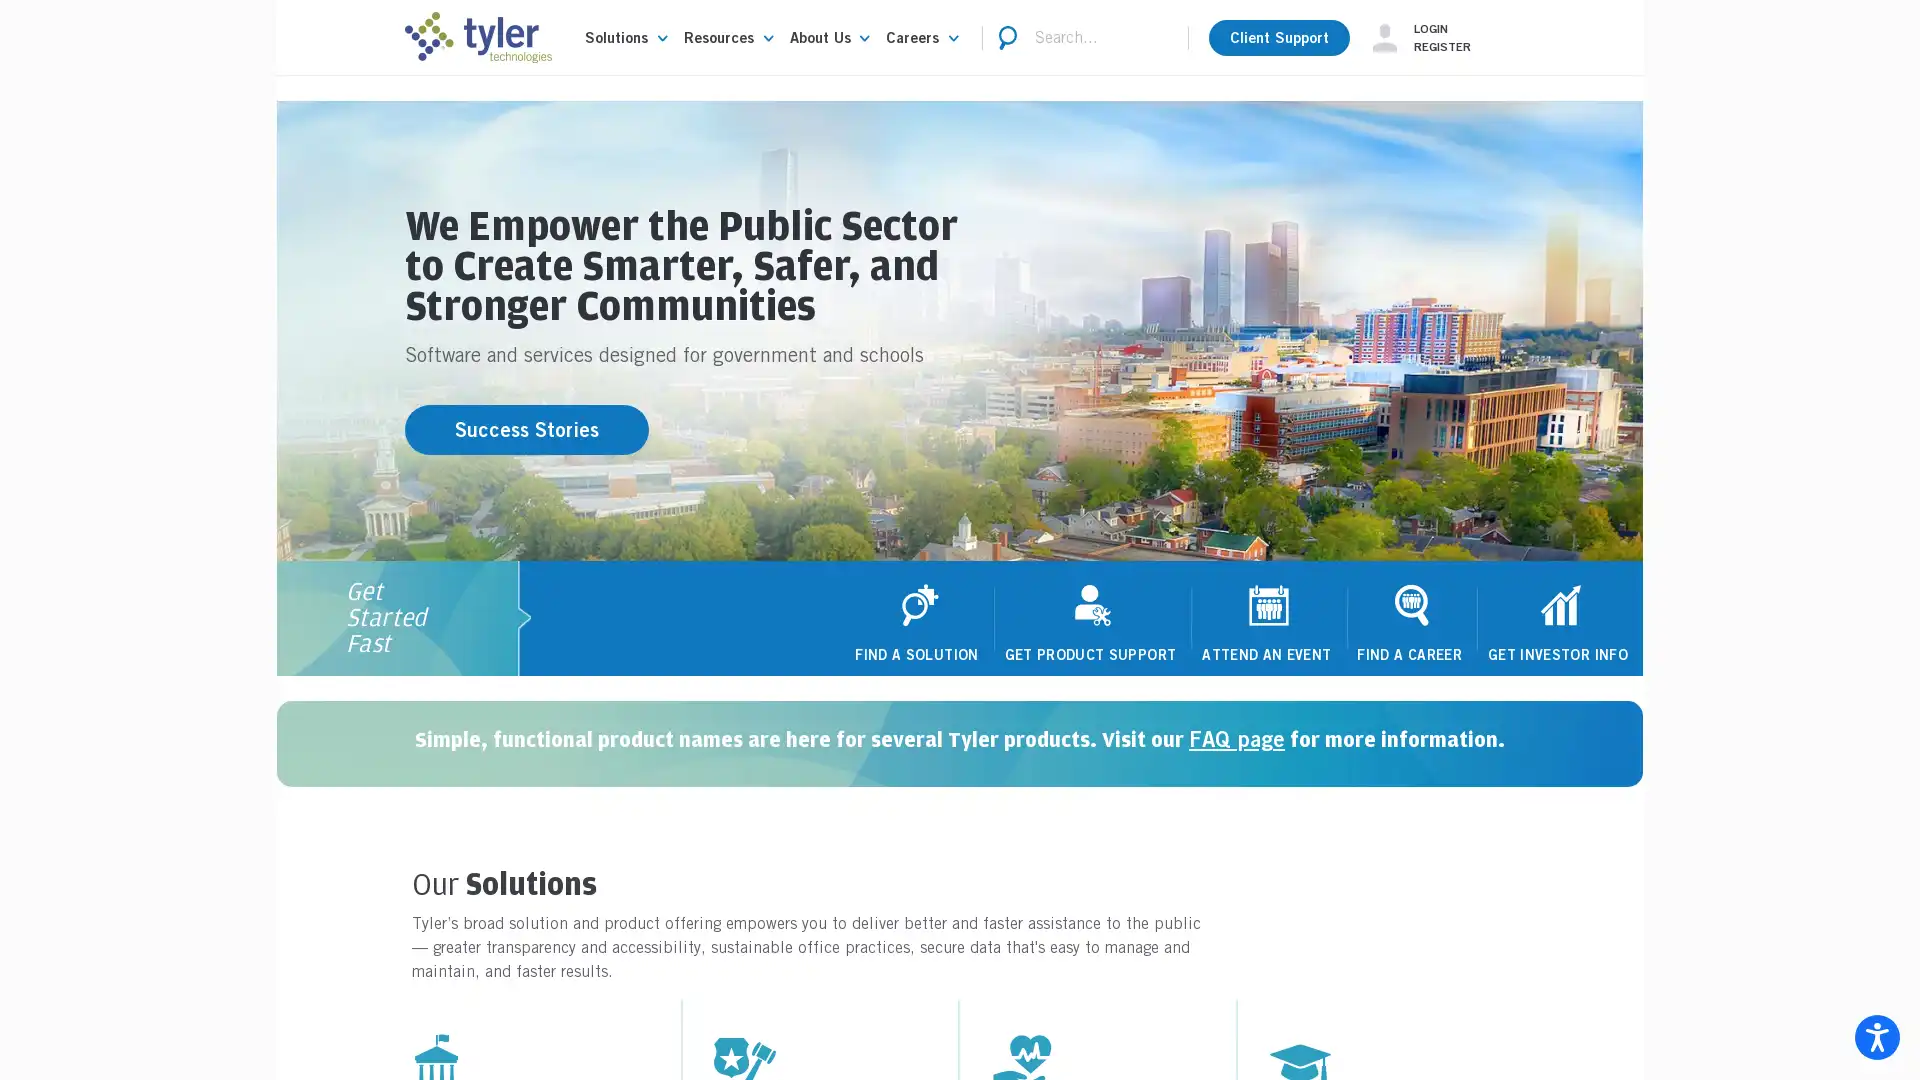  Describe the element at coordinates (1876, 1036) in the screenshot. I see `Open accessibility options, statement and help` at that location.